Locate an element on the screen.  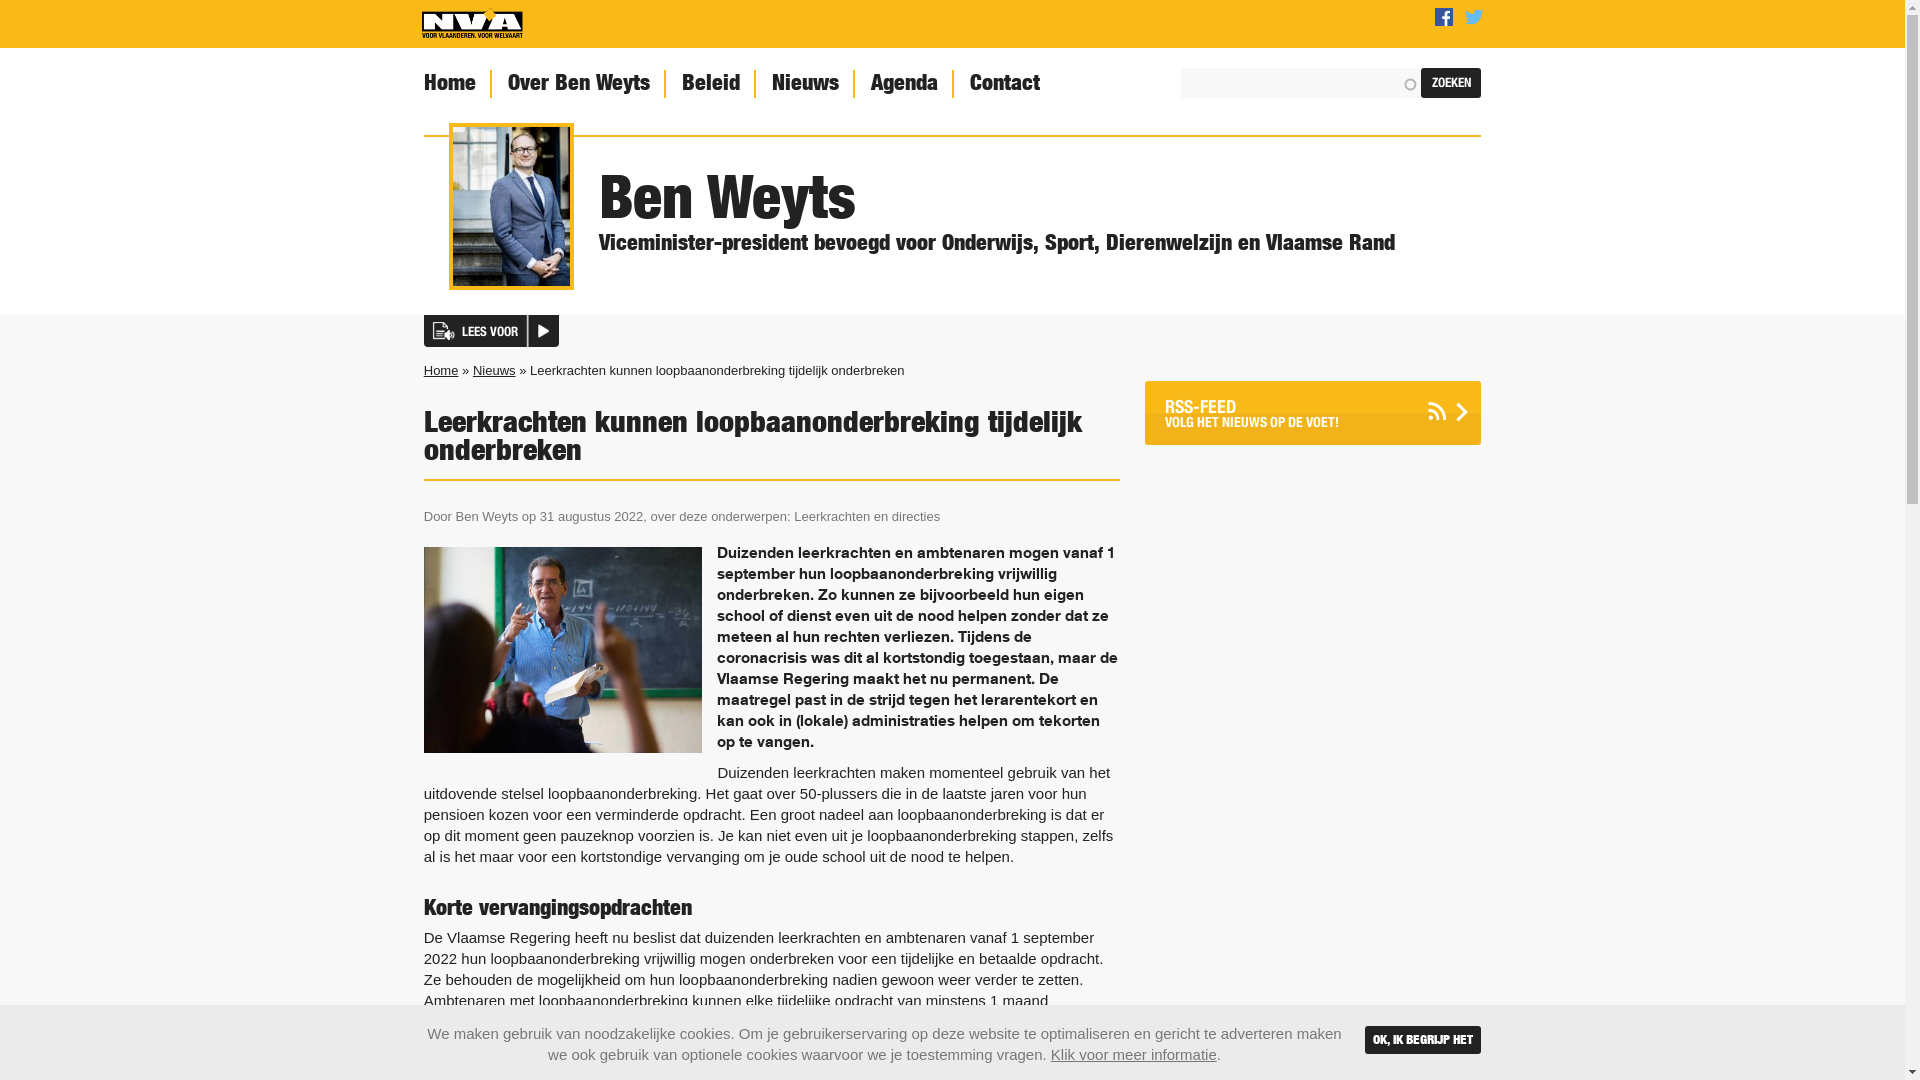
'Zoeken' is located at coordinates (1450, 82).